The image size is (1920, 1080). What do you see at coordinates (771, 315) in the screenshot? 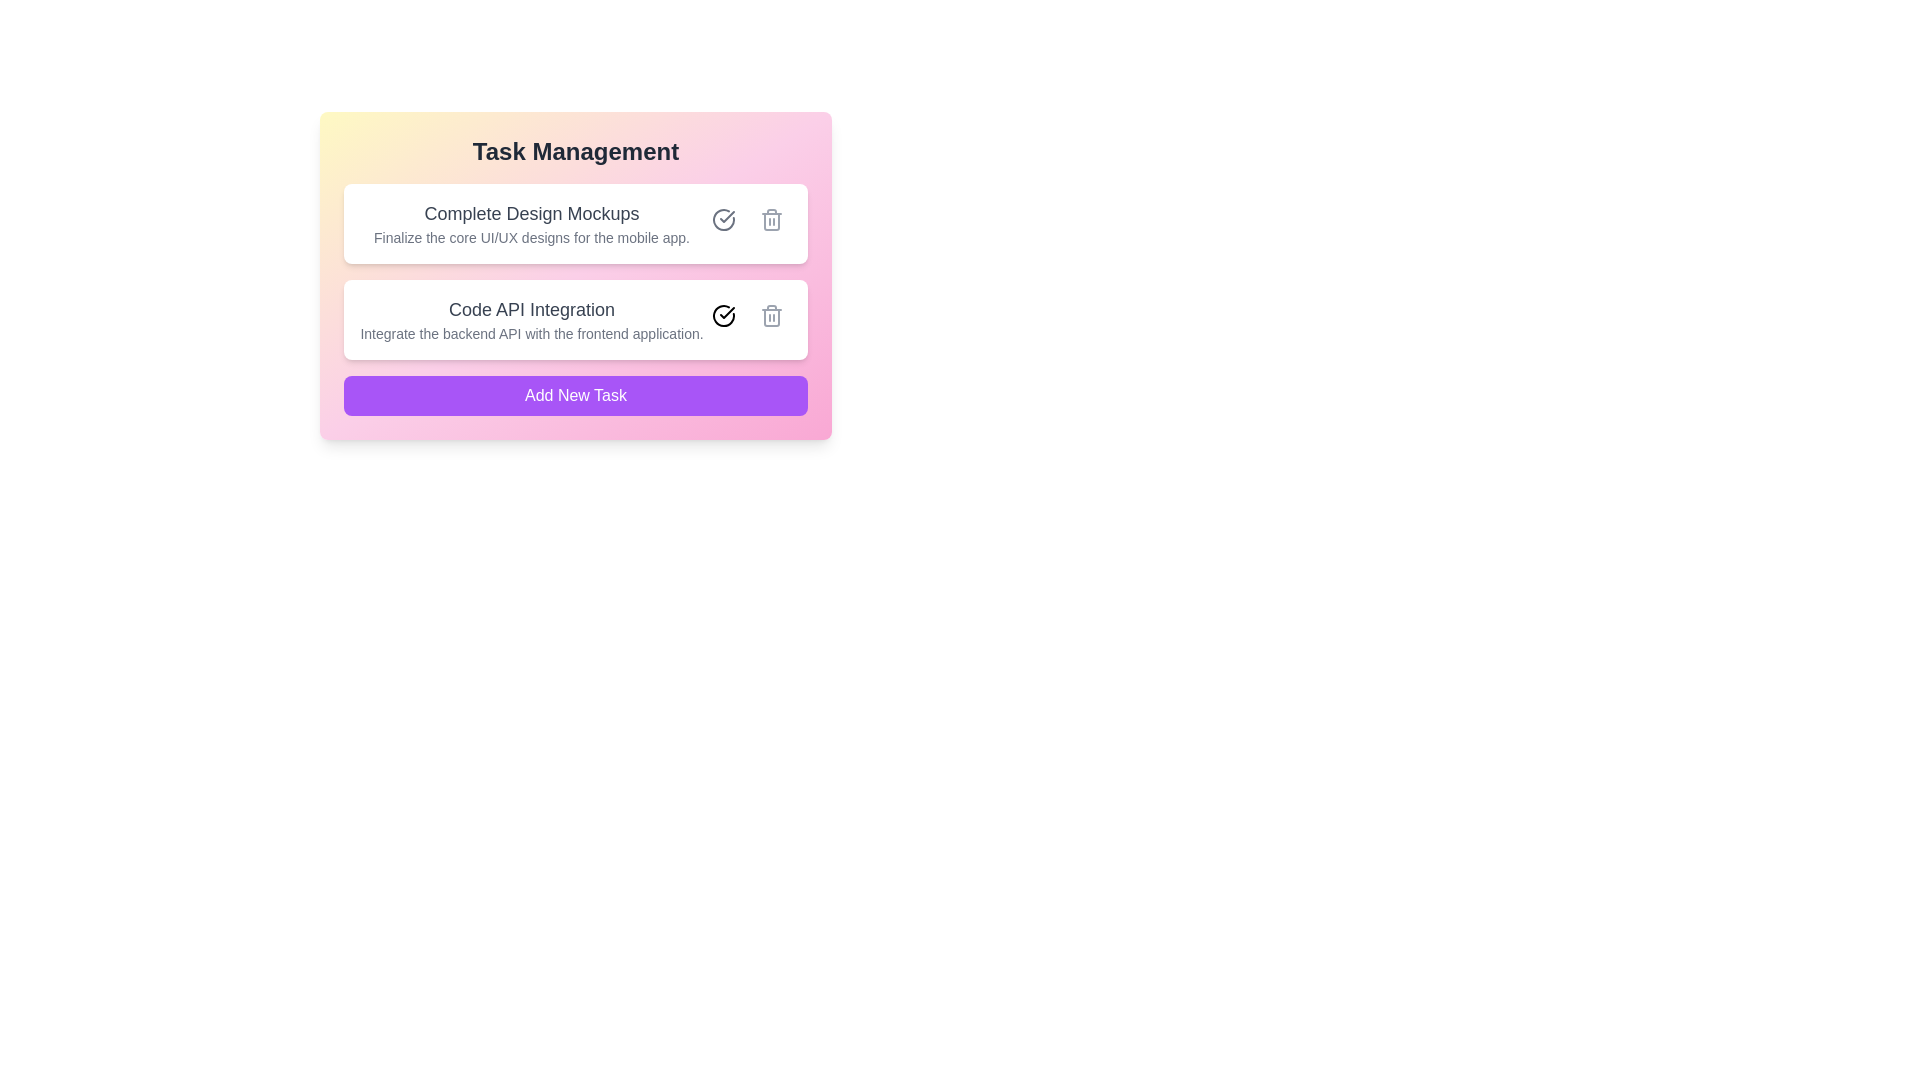
I see `delete button for the task with title 'Code API Integration'` at bounding box center [771, 315].